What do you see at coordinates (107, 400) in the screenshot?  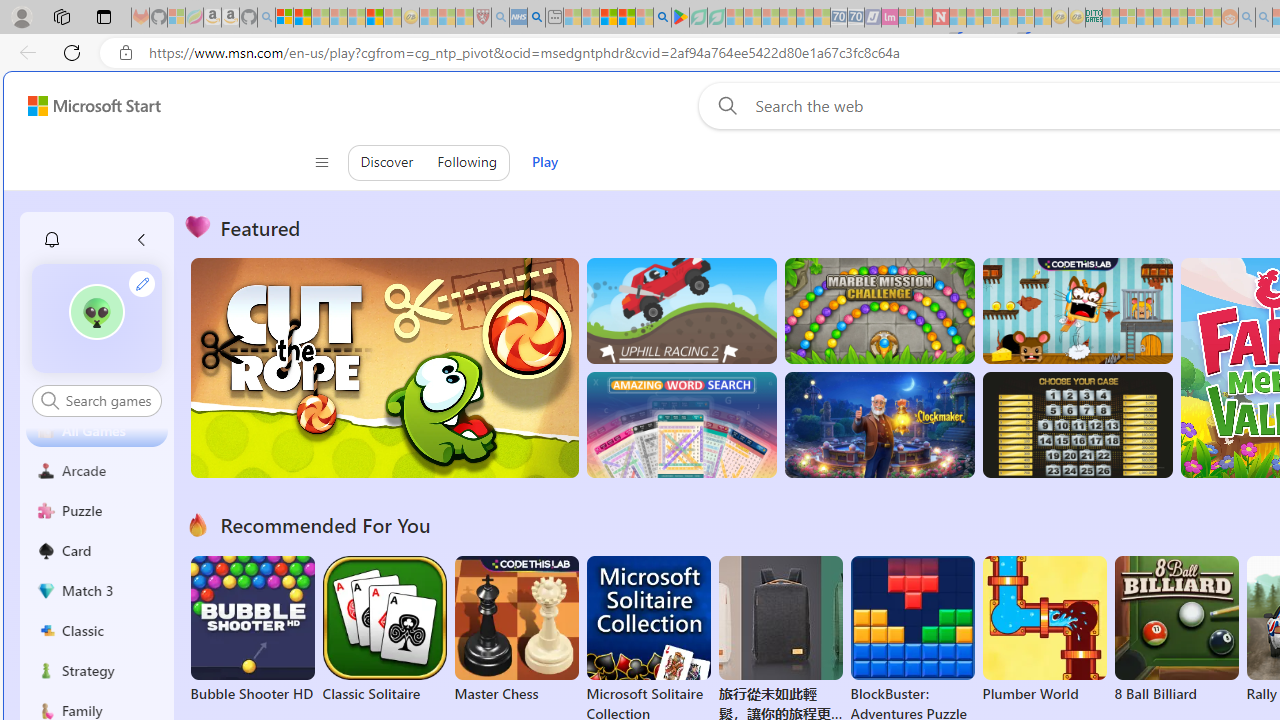 I see `'AutomationID: control'` at bounding box center [107, 400].